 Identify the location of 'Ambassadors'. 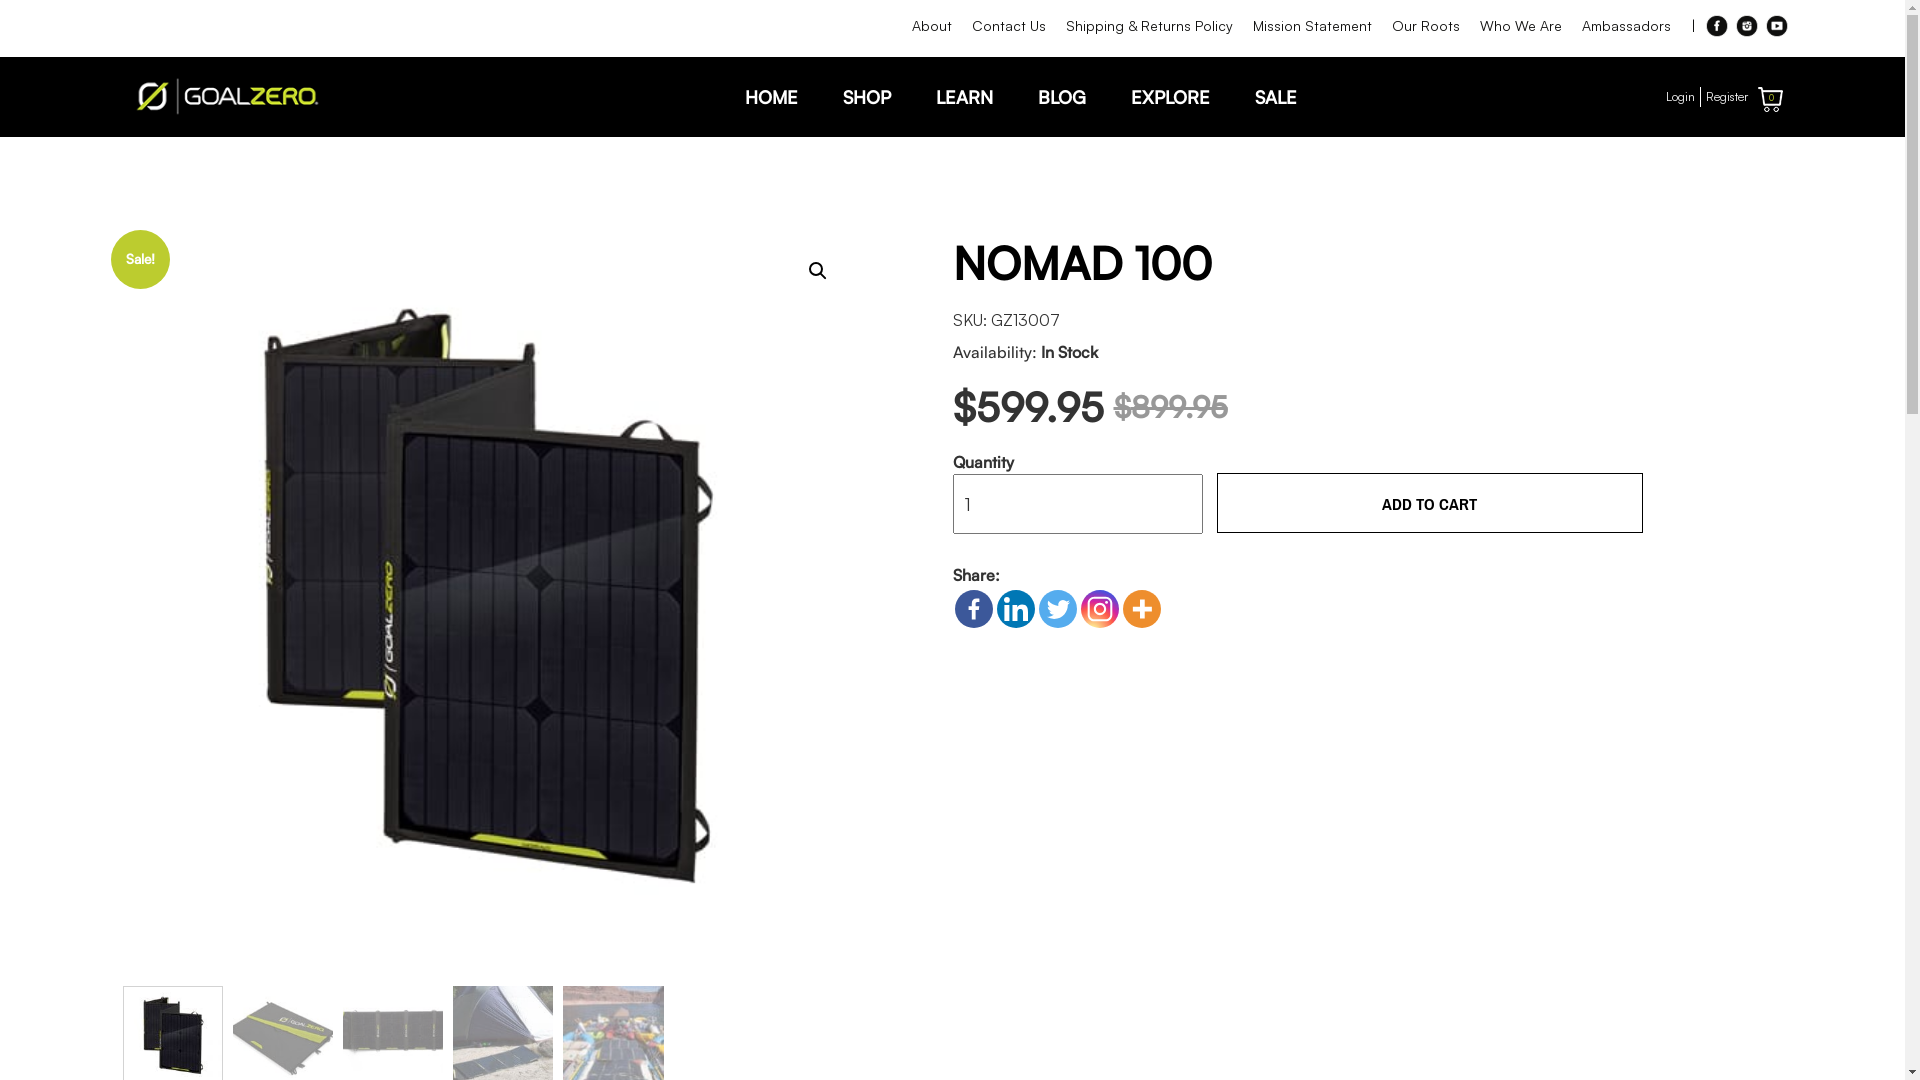
(1626, 26).